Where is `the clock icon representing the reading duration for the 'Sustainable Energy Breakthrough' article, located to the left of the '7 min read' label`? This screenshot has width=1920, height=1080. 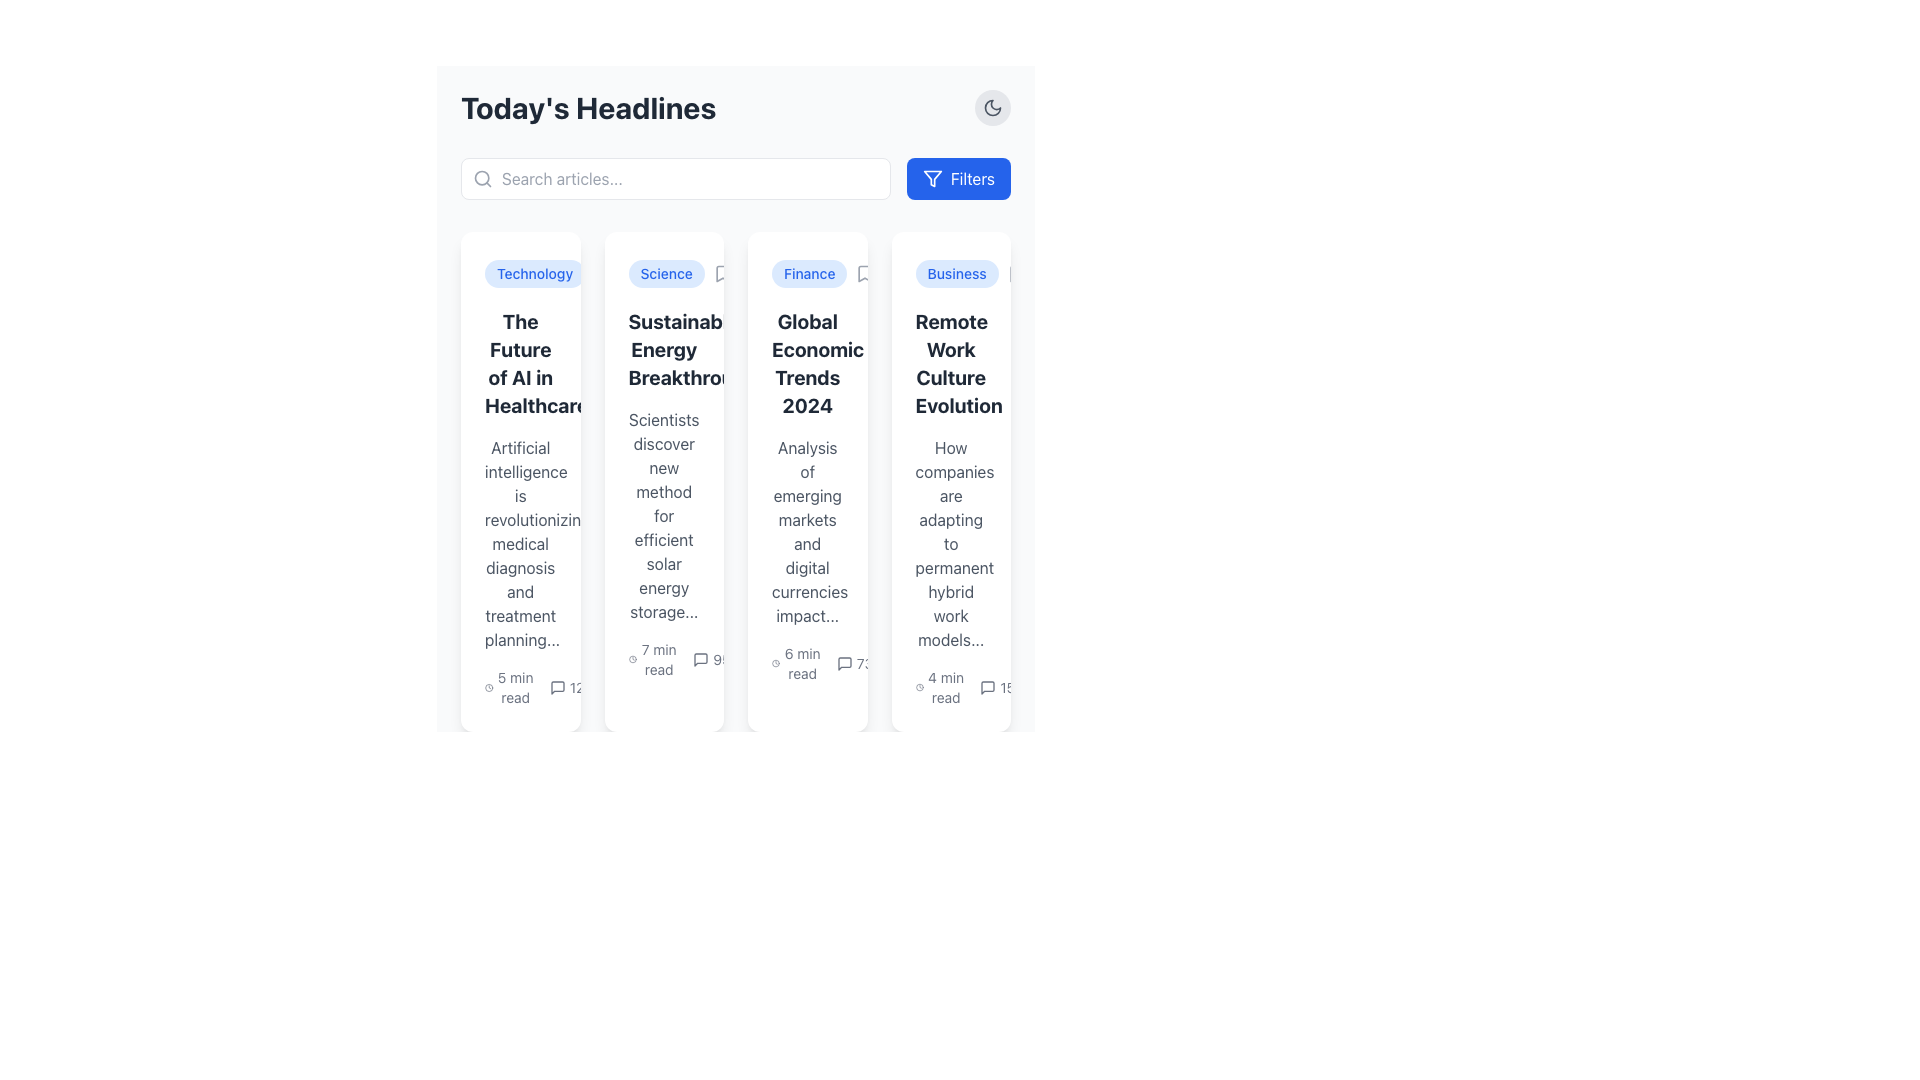
the clock icon representing the reading duration for the 'Sustainable Energy Breakthrough' article, located to the left of the '7 min read' label is located at coordinates (631, 659).